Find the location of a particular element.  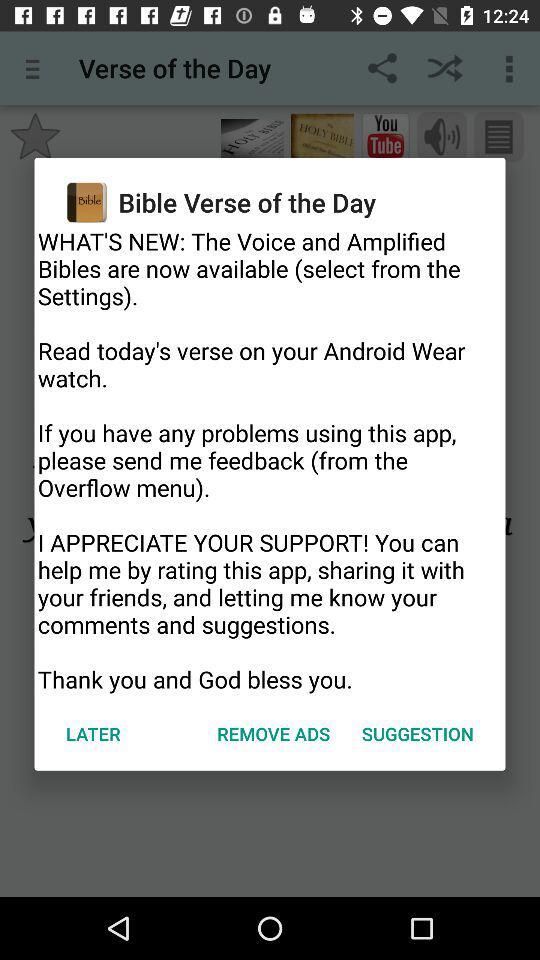

item to the left of the suggestion item is located at coordinates (272, 732).